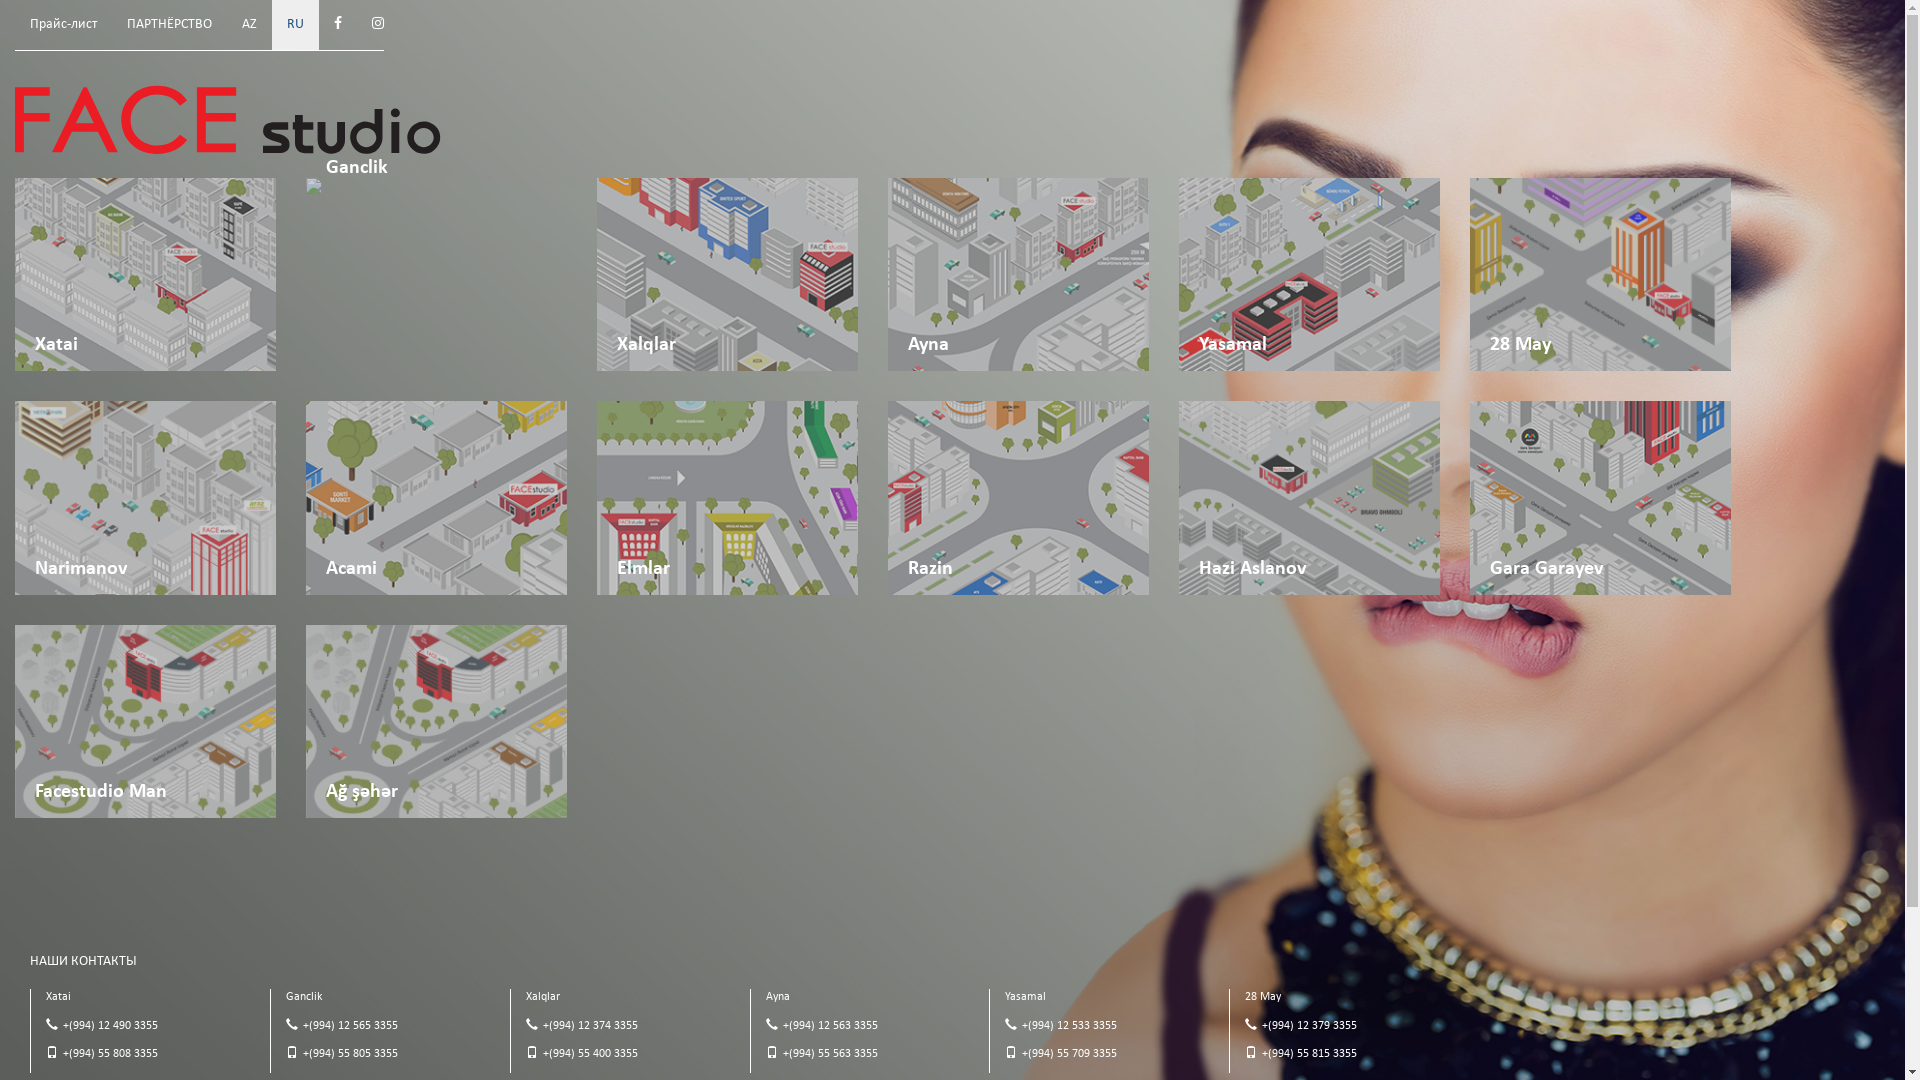 This screenshot has height=1080, width=1920. What do you see at coordinates (830, 1026) in the screenshot?
I see `'+(994) 12 563 3355'` at bounding box center [830, 1026].